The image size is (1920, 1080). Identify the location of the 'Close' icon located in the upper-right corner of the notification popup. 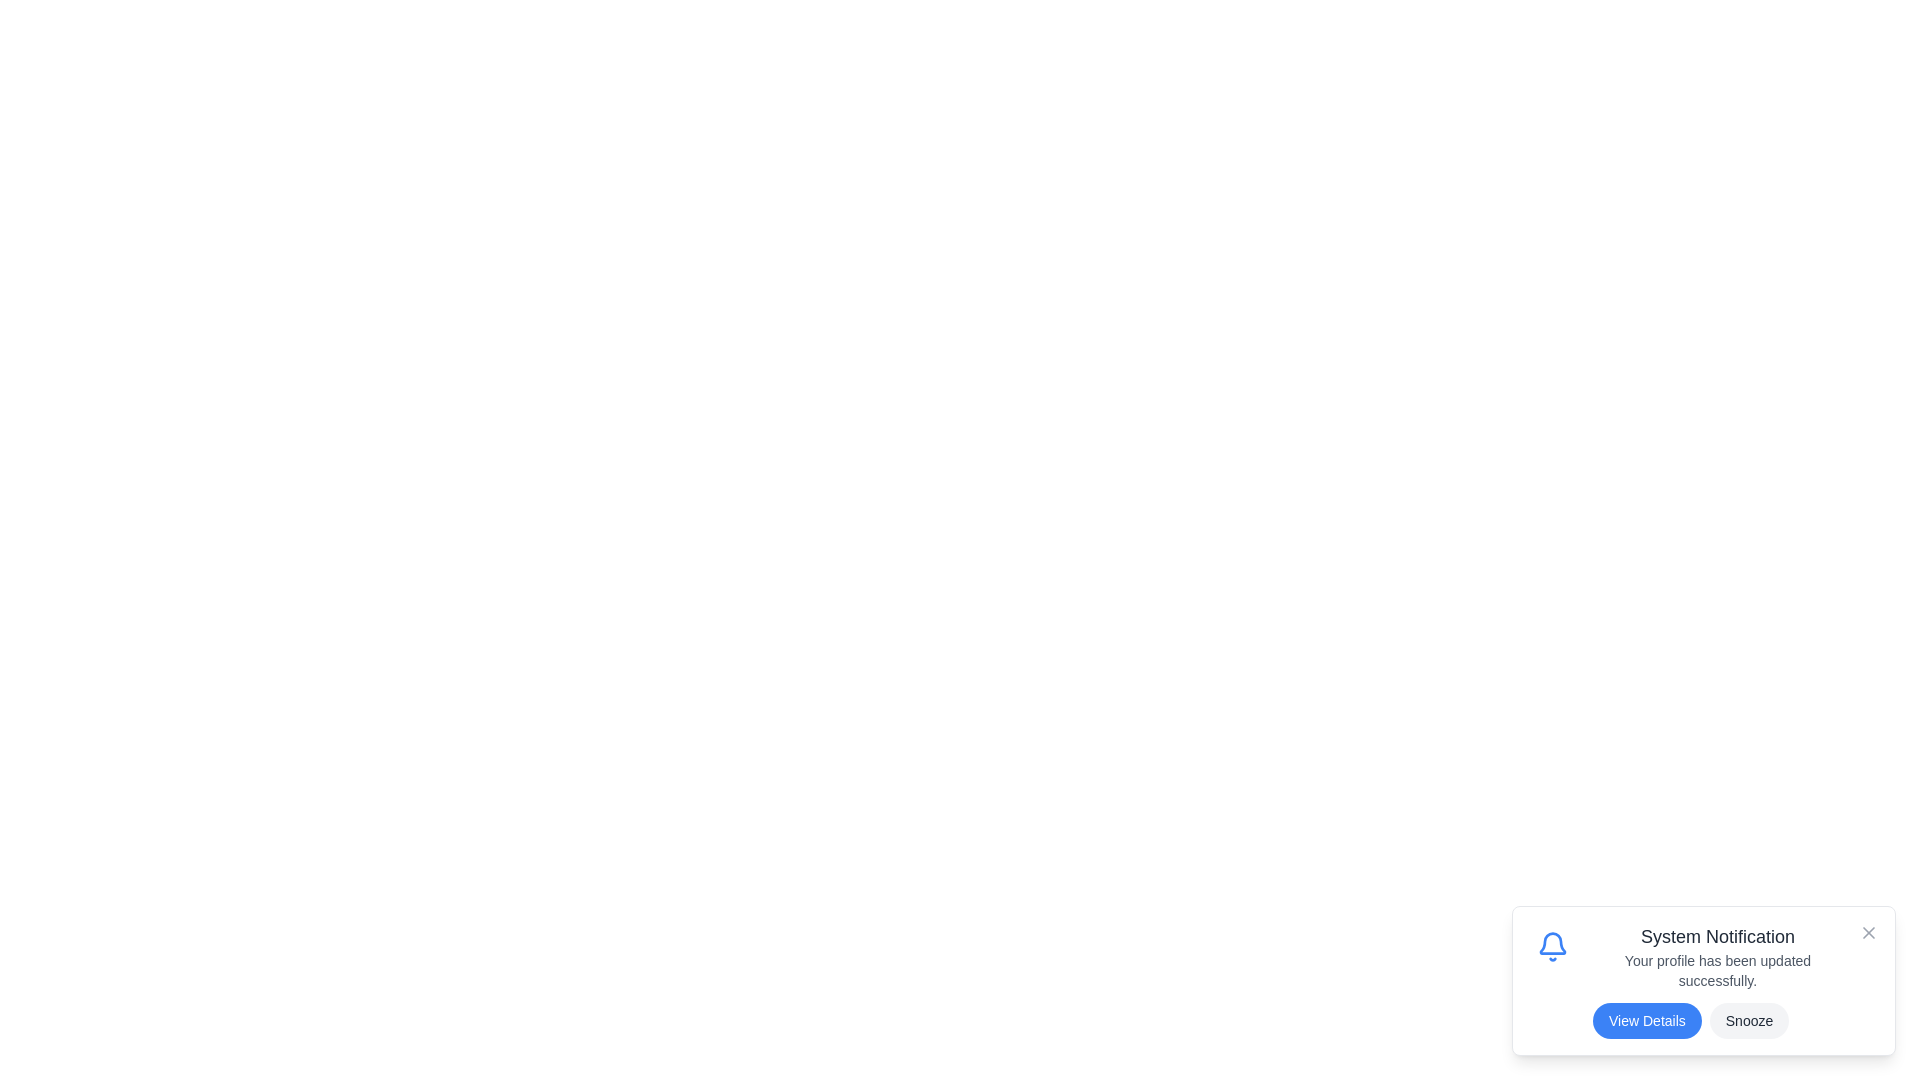
(1867, 933).